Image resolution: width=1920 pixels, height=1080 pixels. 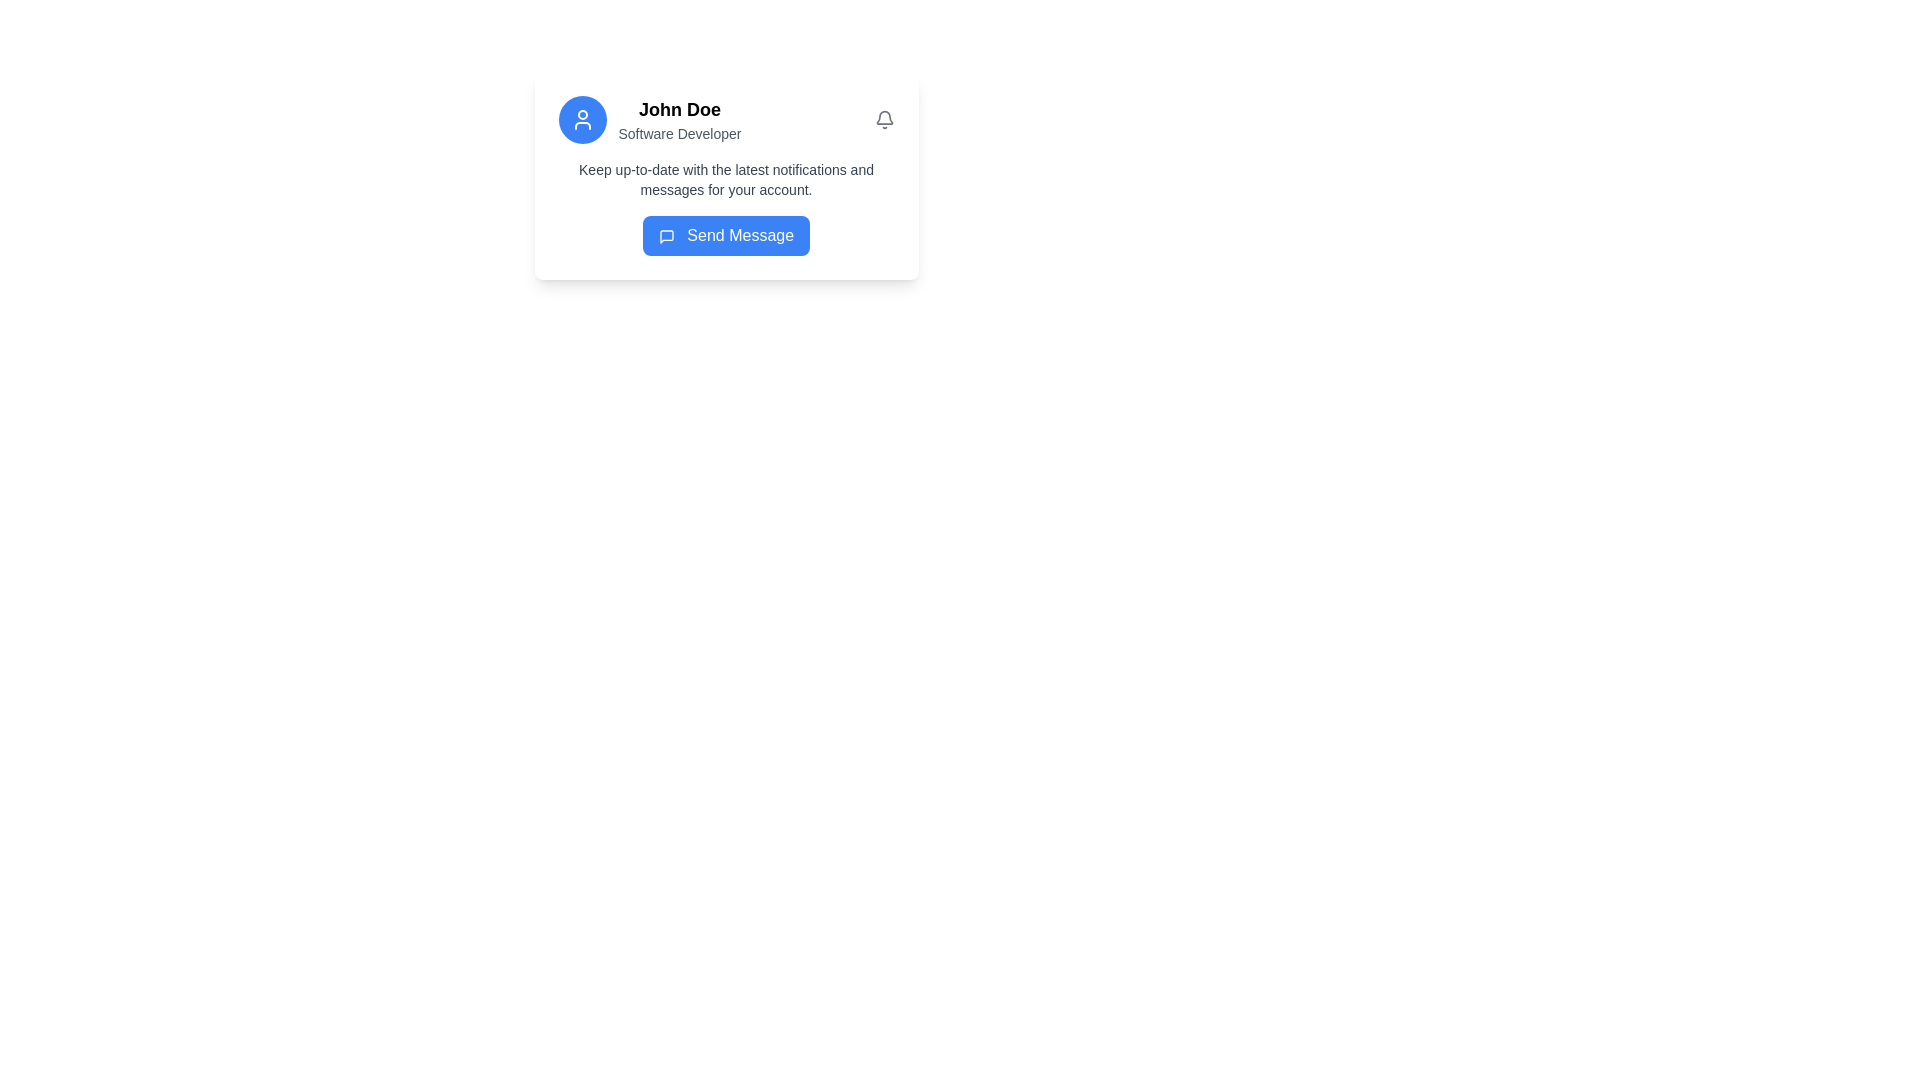 I want to click on the 'Send Message' button with a bright blue background and white text, so click(x=725, y=234).